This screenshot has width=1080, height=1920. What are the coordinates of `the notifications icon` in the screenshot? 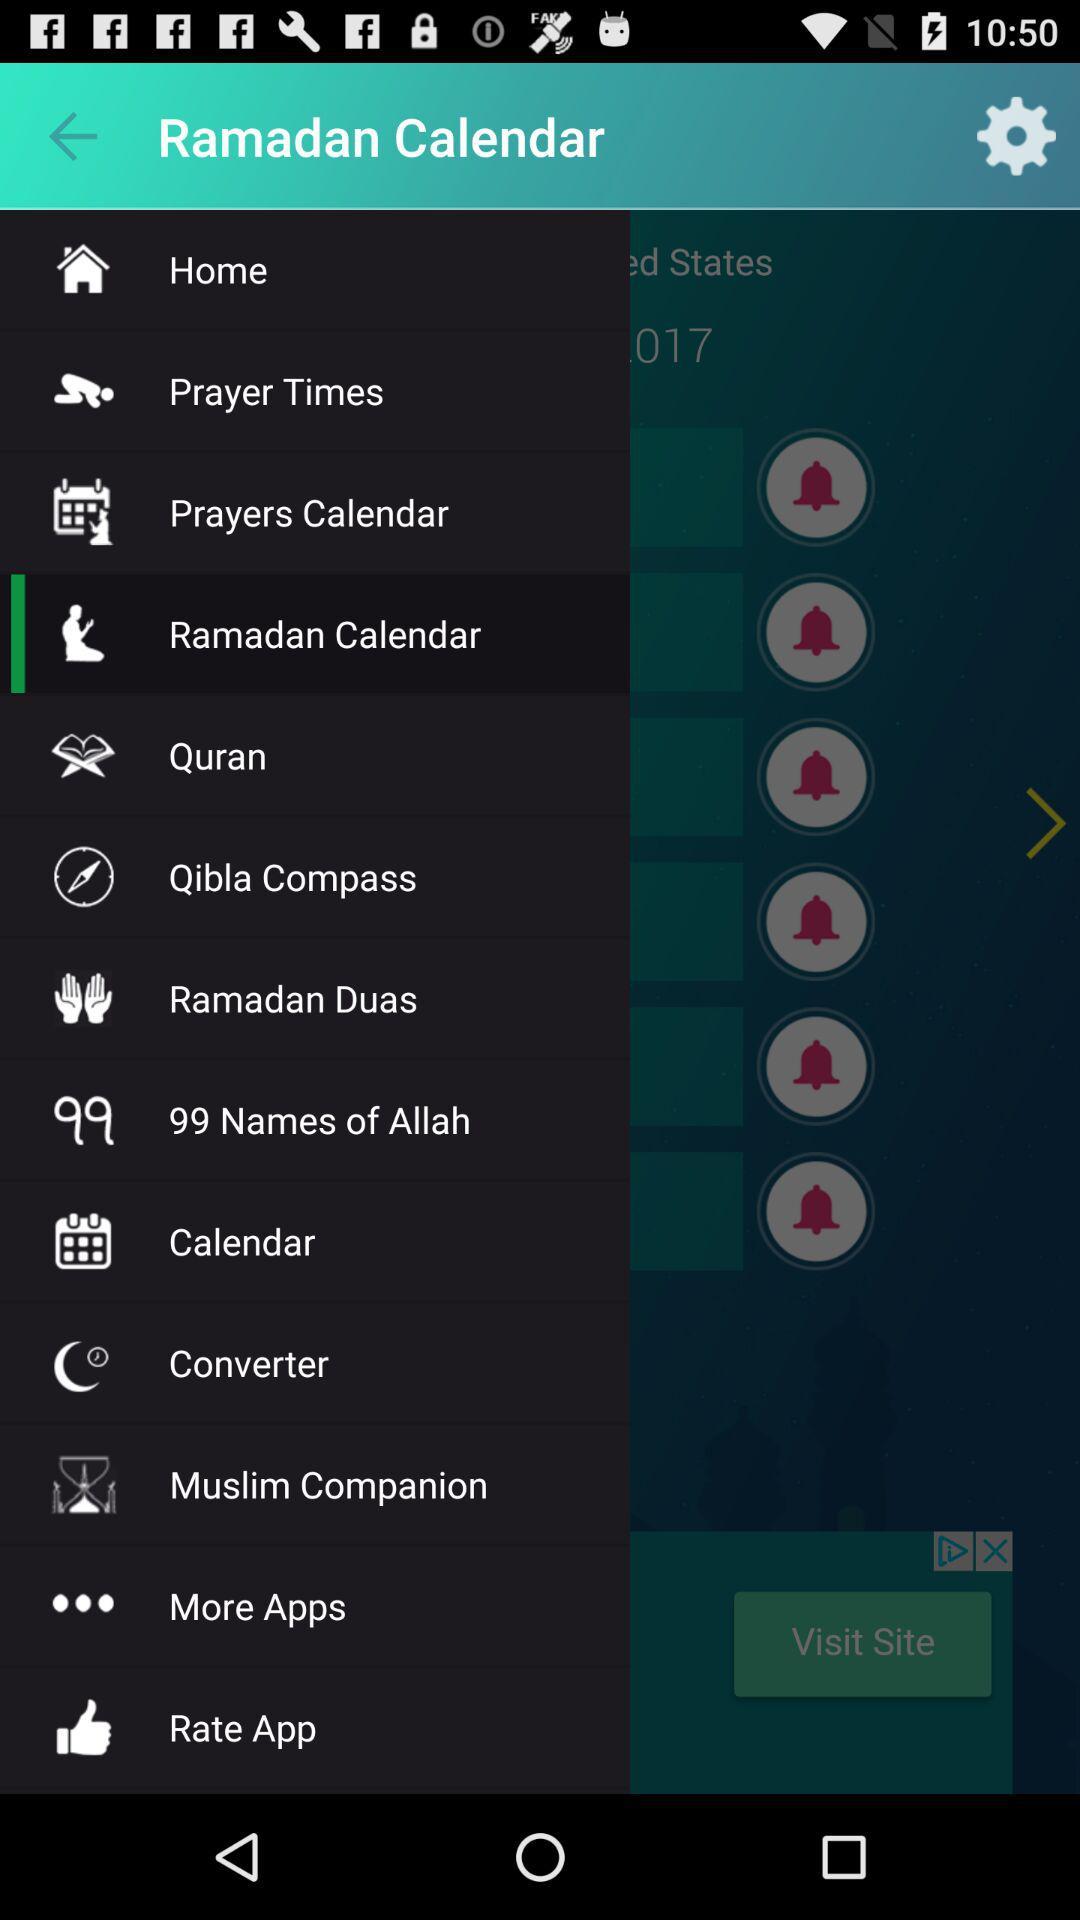 It's located at (816, 1141).